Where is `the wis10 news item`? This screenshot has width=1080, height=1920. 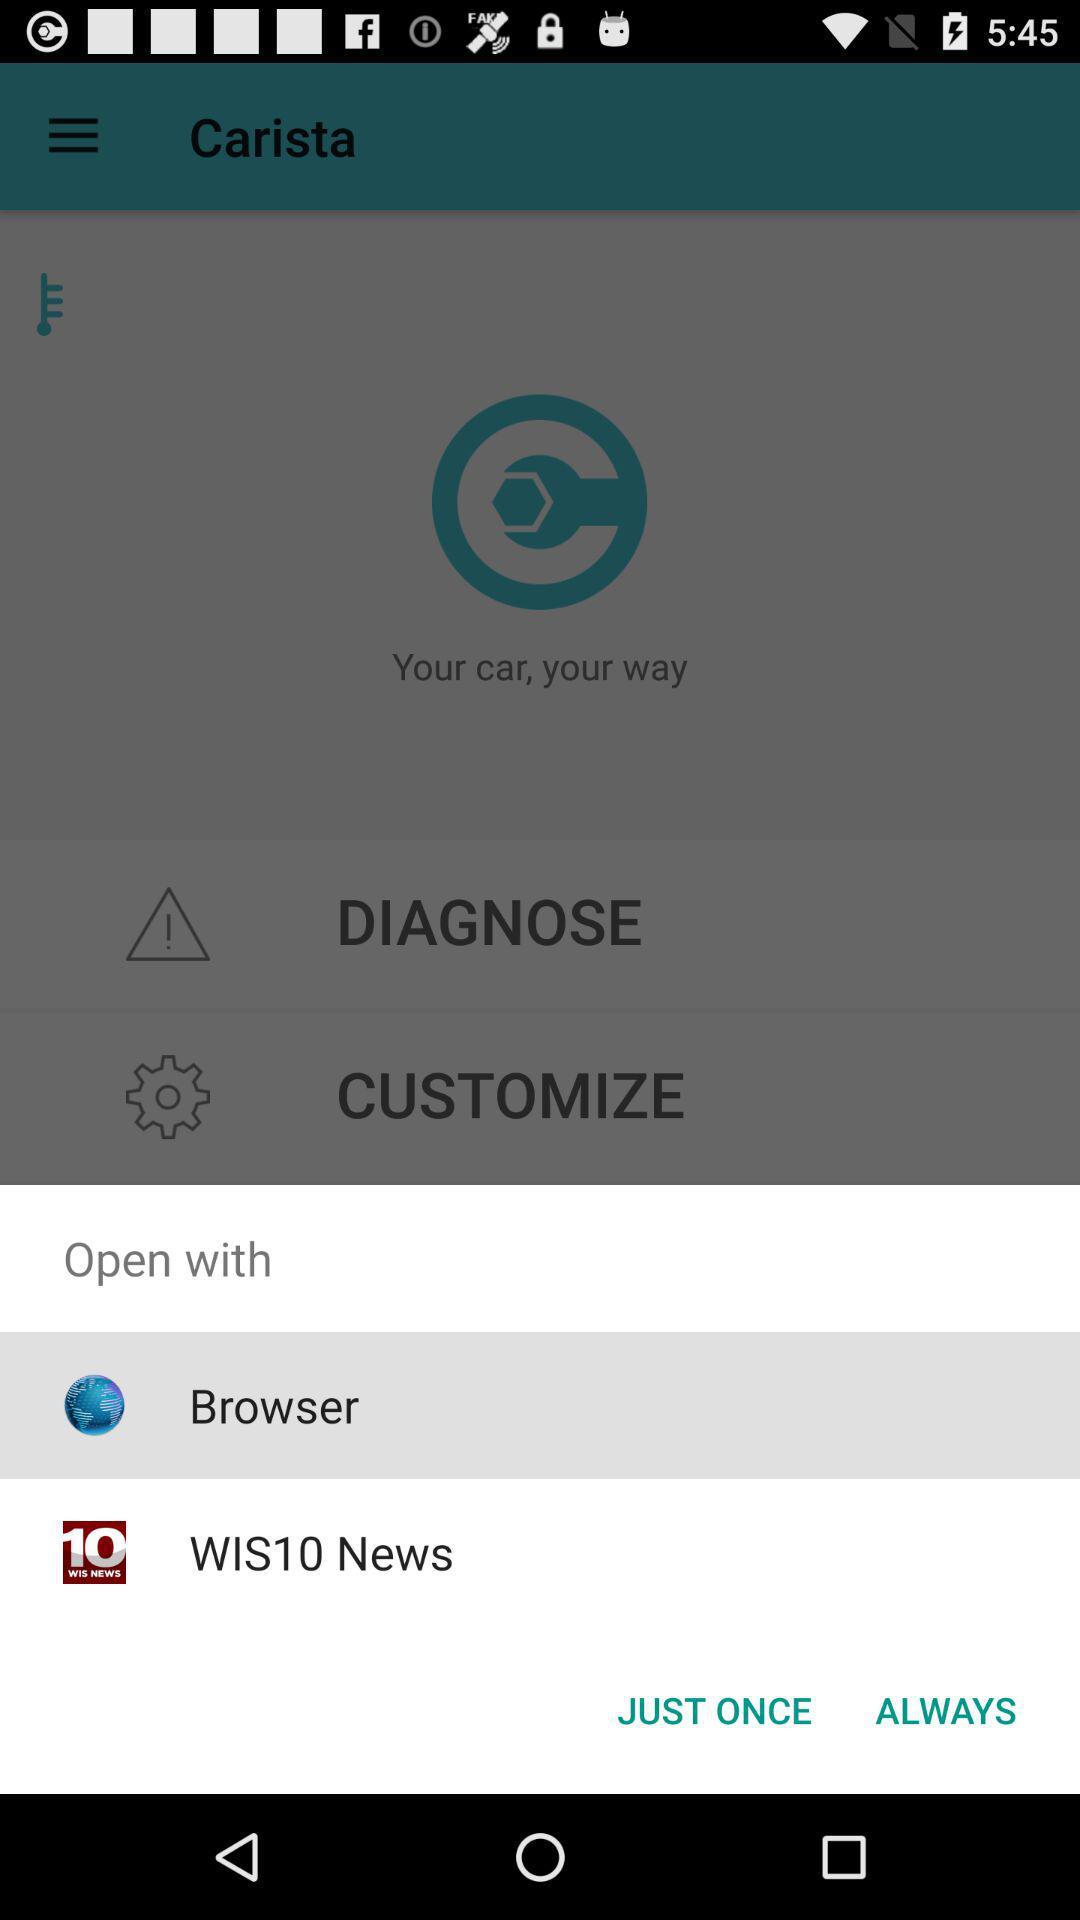
the wis10 news item is located at coordinates (320, 1551).